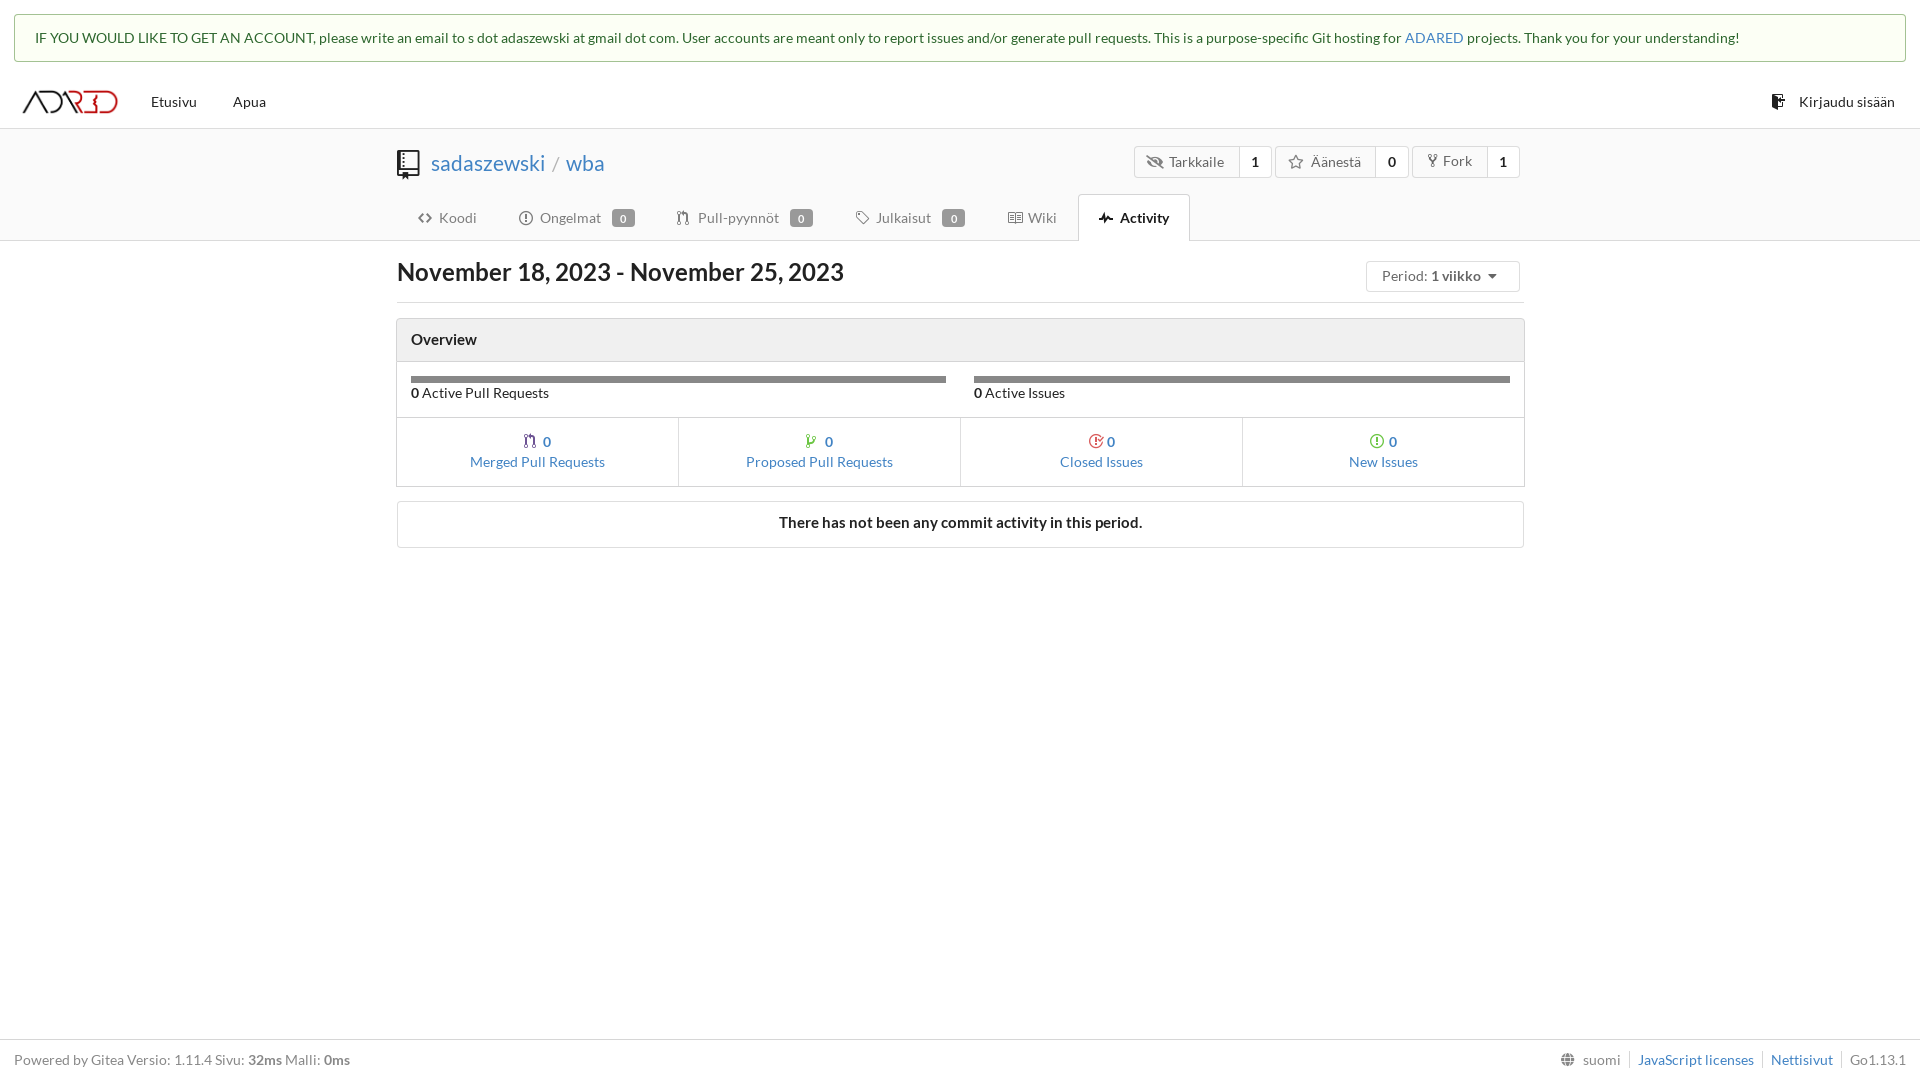  I want to click on 'Apua', so click(220, 101).